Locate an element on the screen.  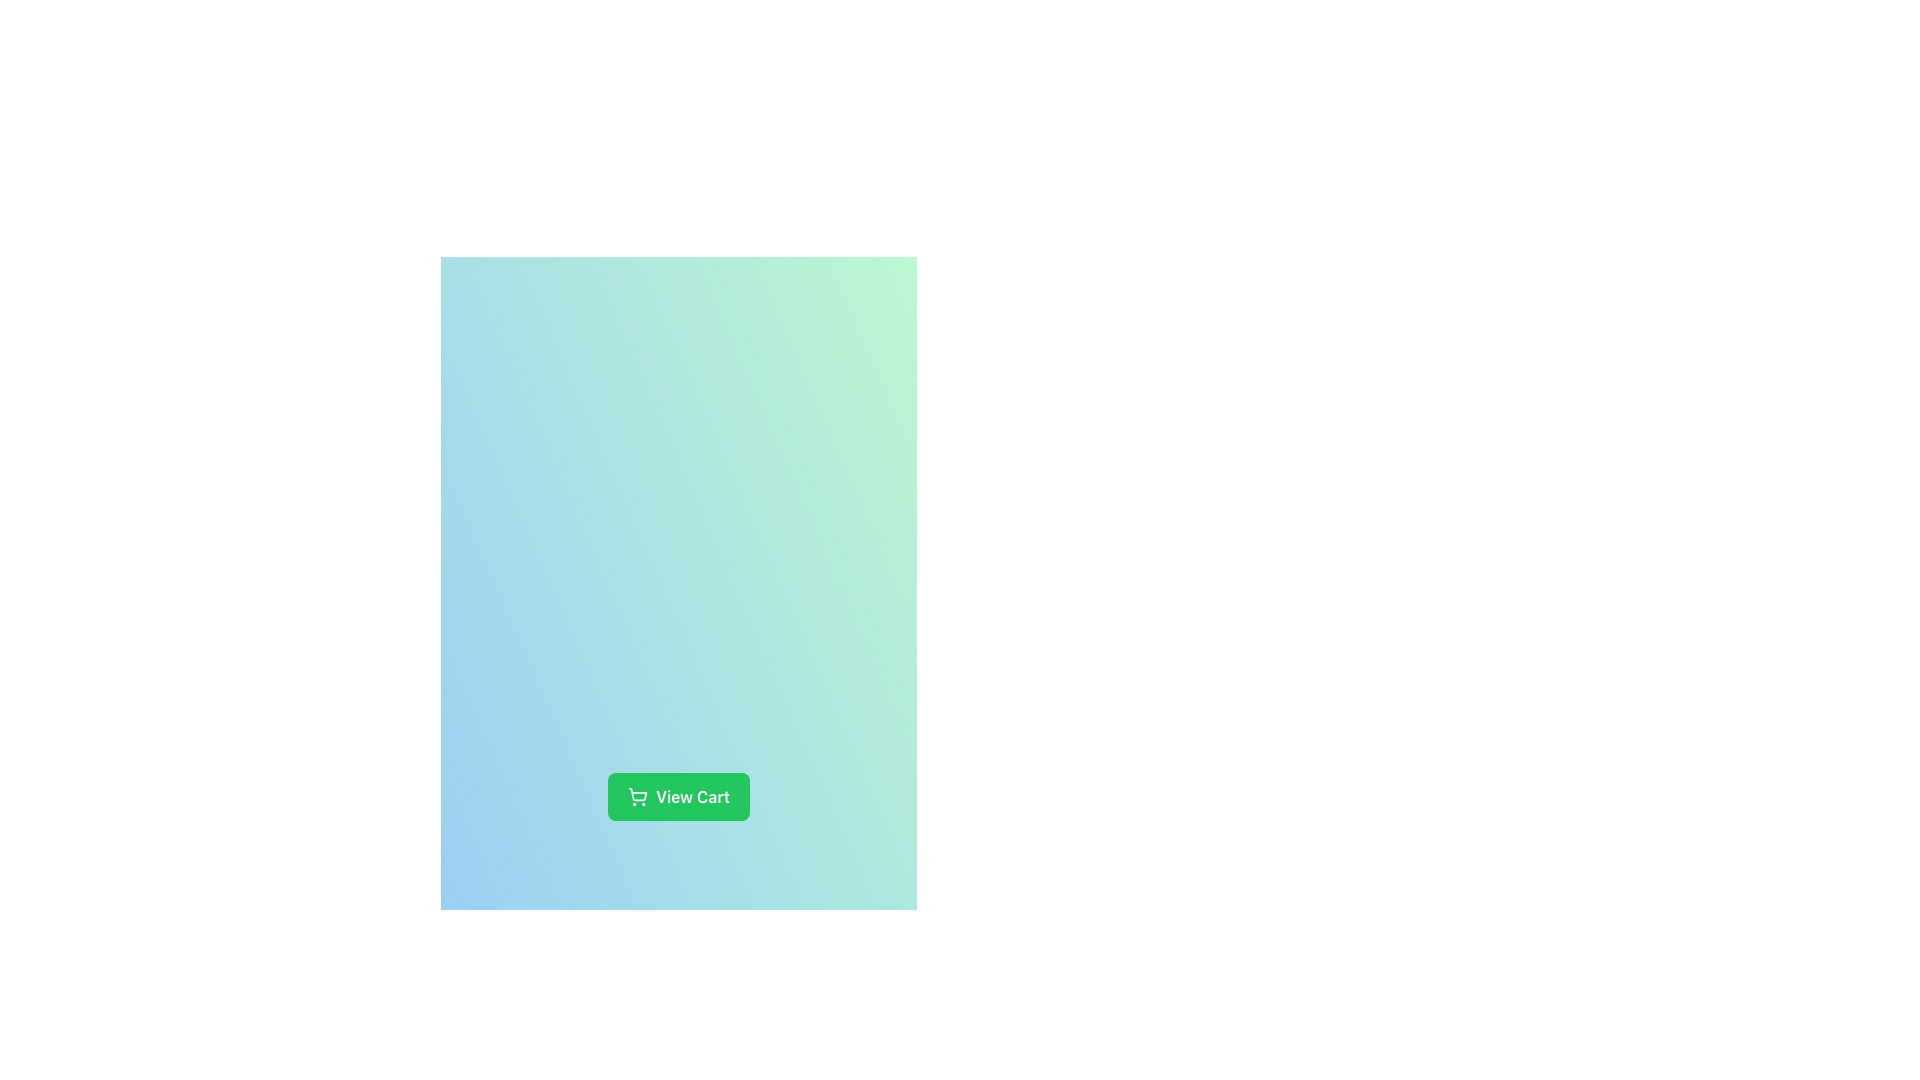
the green button labeled 'View Cart' that contains the shopping cart icon on its left side is located at coordinates (637, 796).